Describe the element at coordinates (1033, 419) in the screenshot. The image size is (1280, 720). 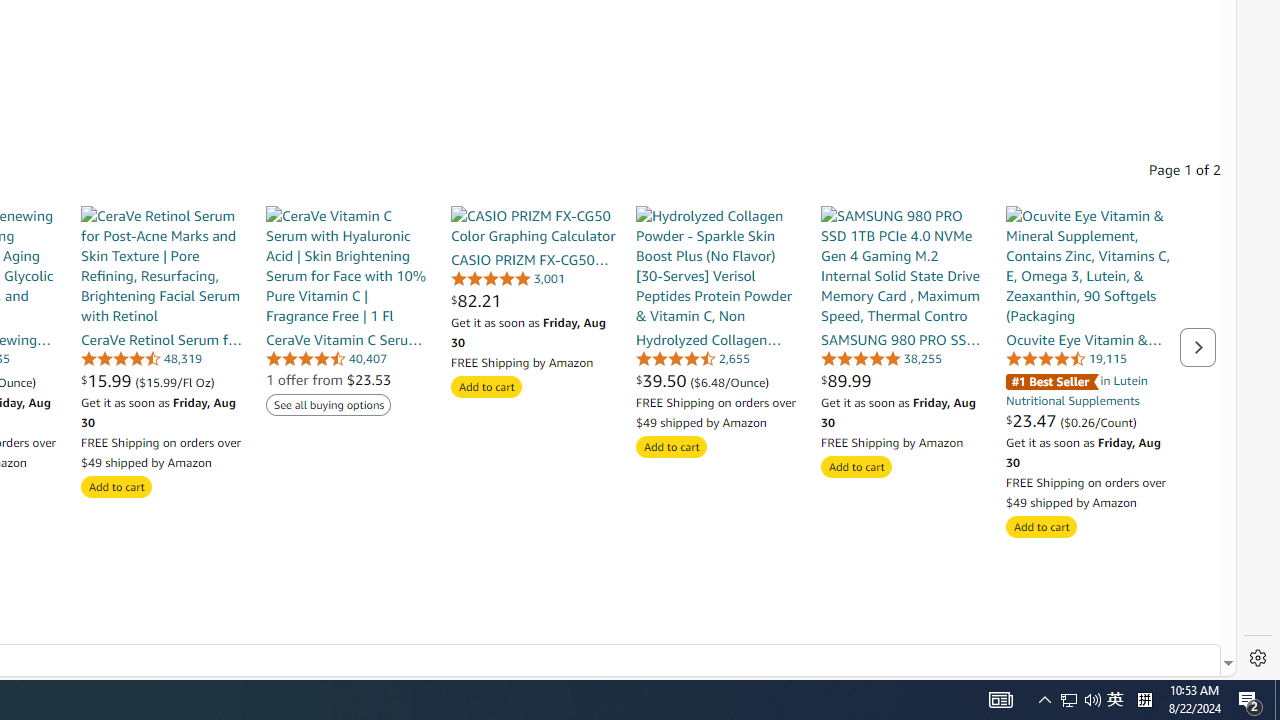
I see `'$23.47 '` at that location.